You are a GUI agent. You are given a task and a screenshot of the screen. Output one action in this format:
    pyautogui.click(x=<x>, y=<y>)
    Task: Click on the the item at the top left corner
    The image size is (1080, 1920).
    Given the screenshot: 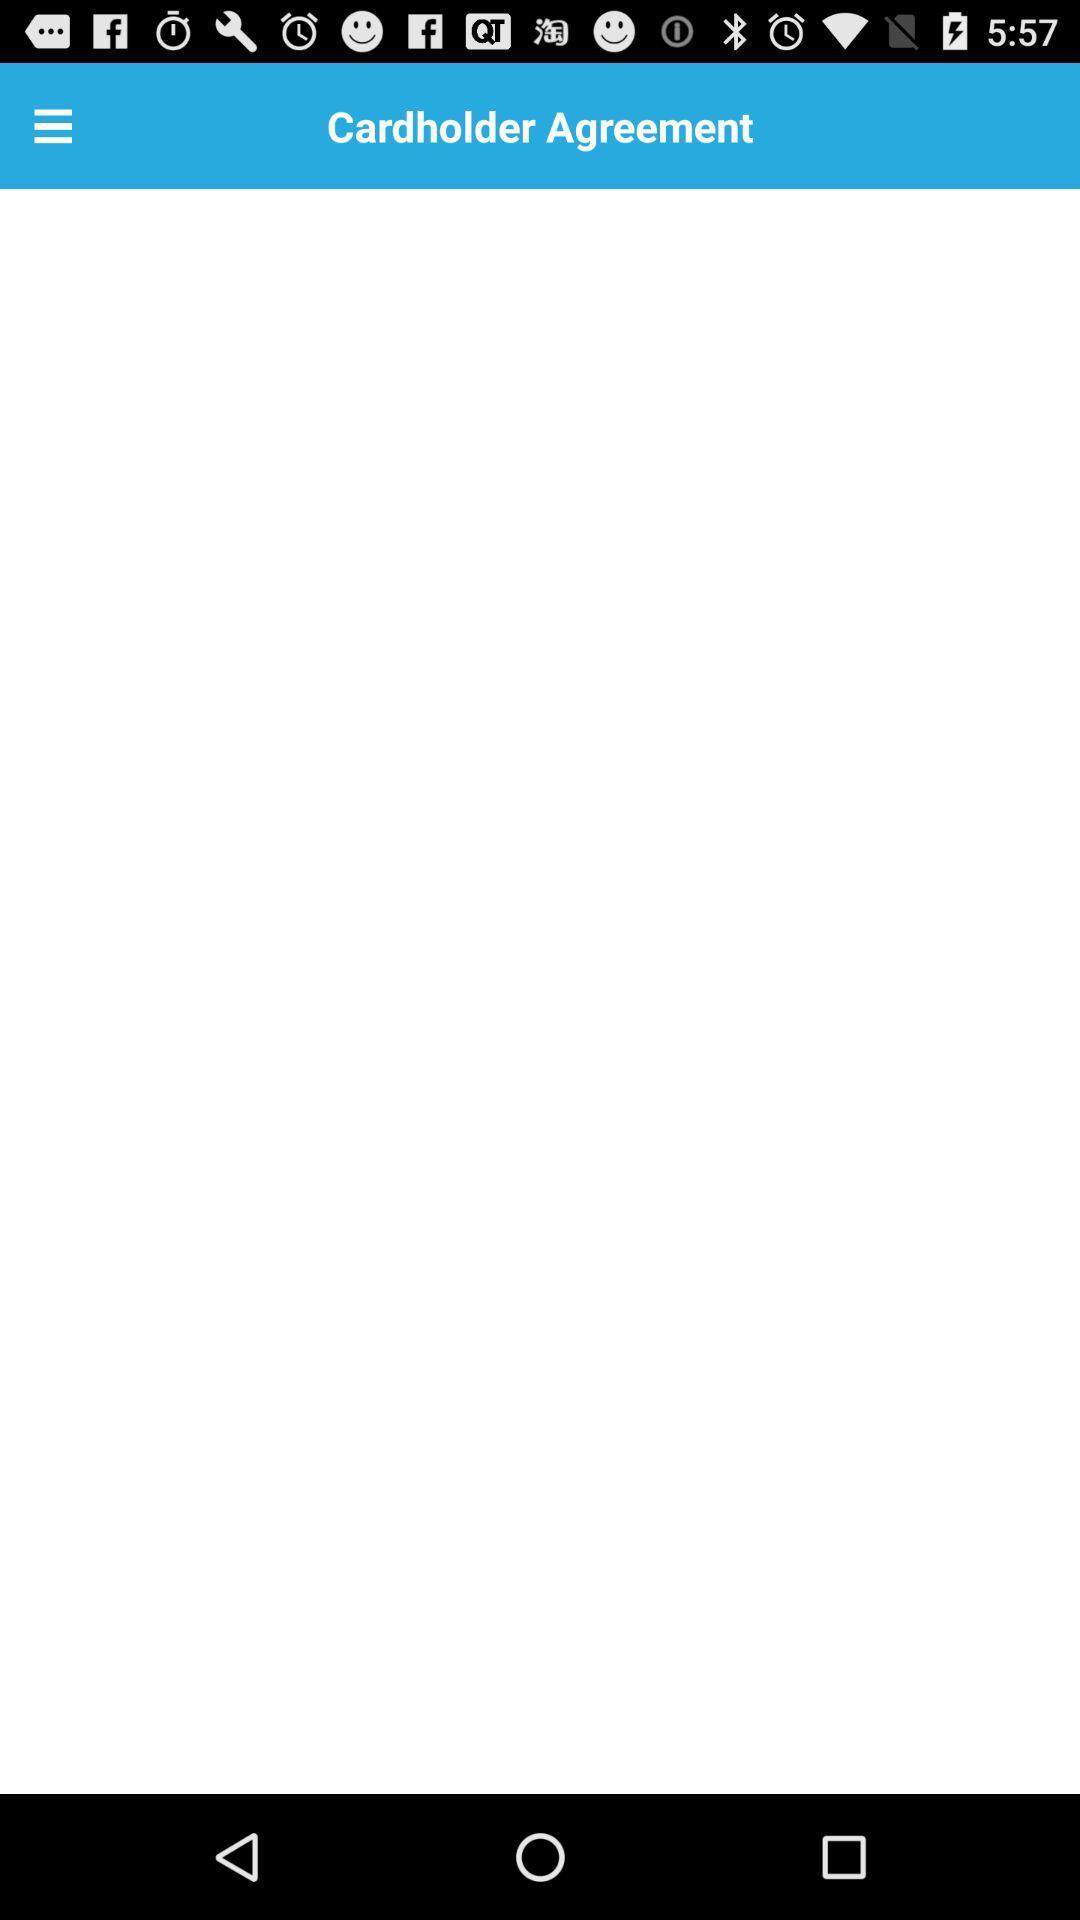 What is the action you would take?
    pyautogui.click(x=52, y=124)
    